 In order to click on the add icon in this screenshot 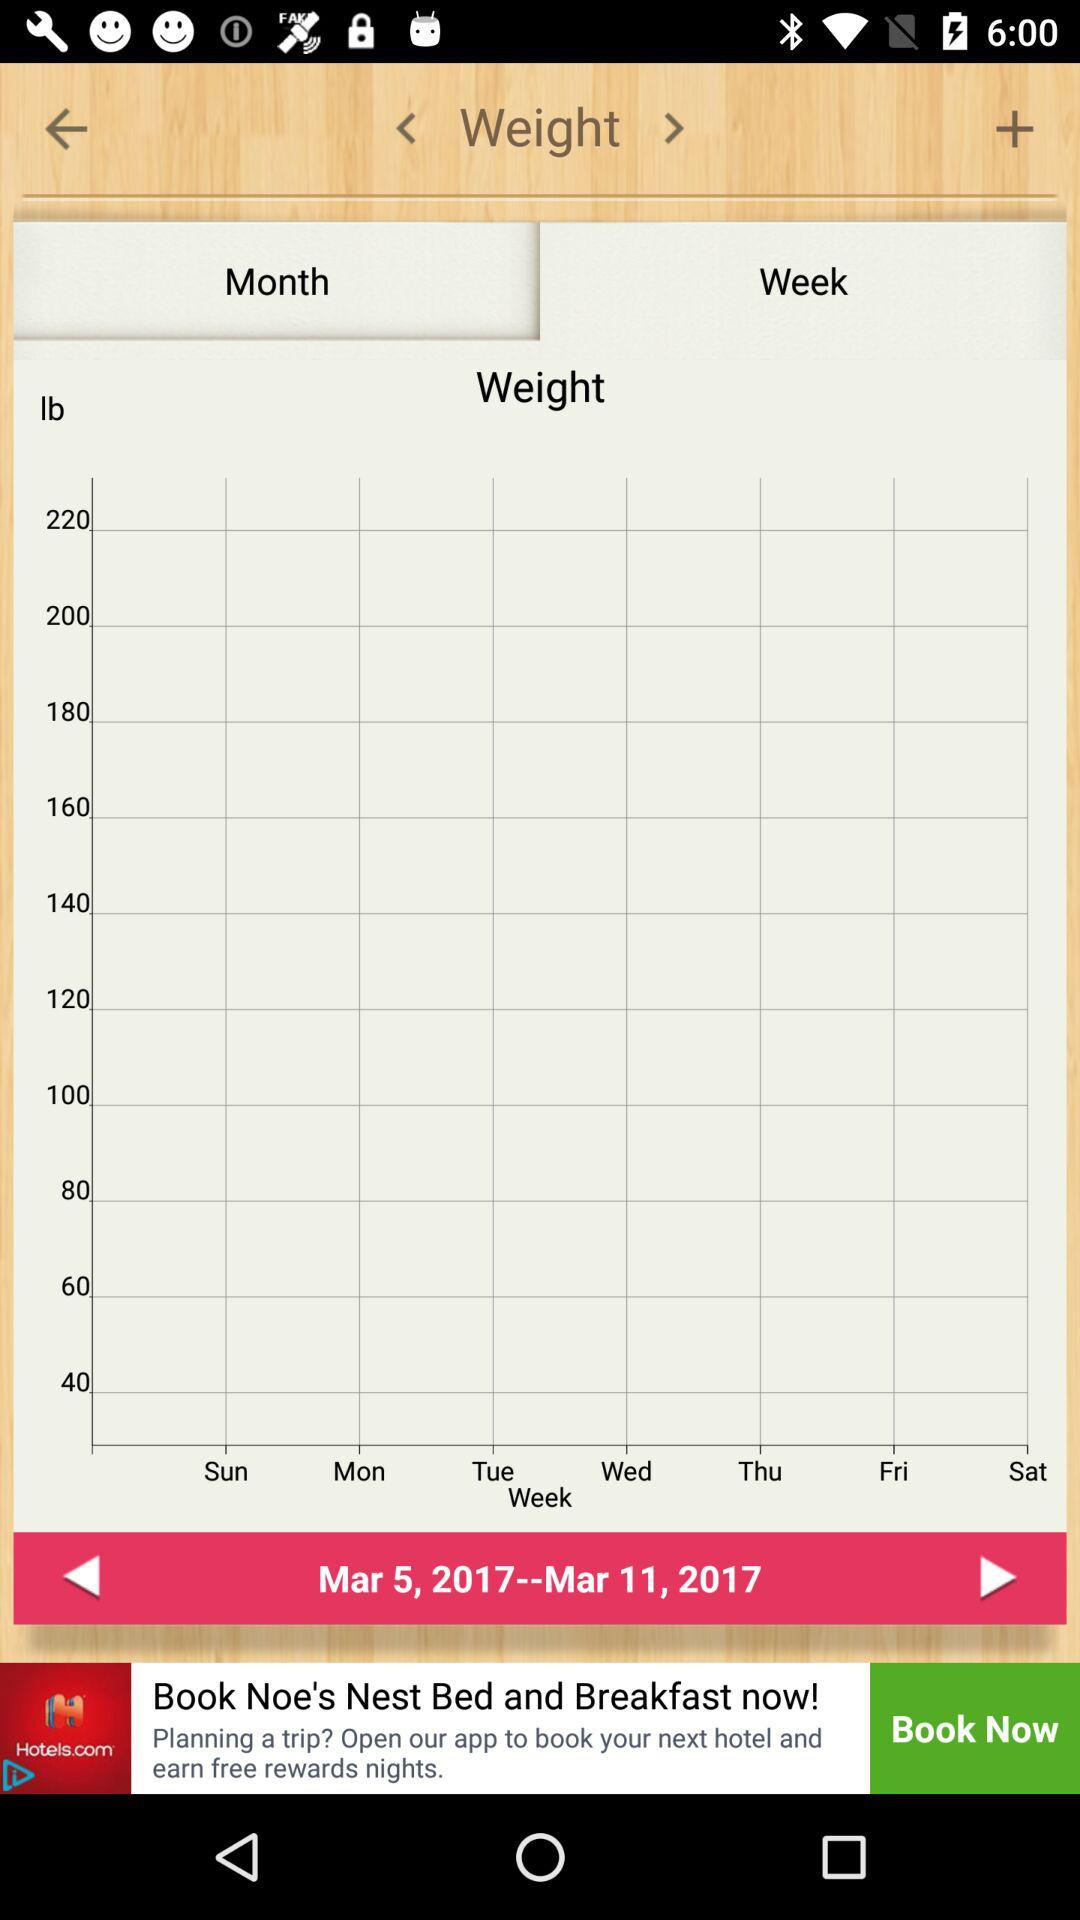, I will do `click(1014, 127)`.